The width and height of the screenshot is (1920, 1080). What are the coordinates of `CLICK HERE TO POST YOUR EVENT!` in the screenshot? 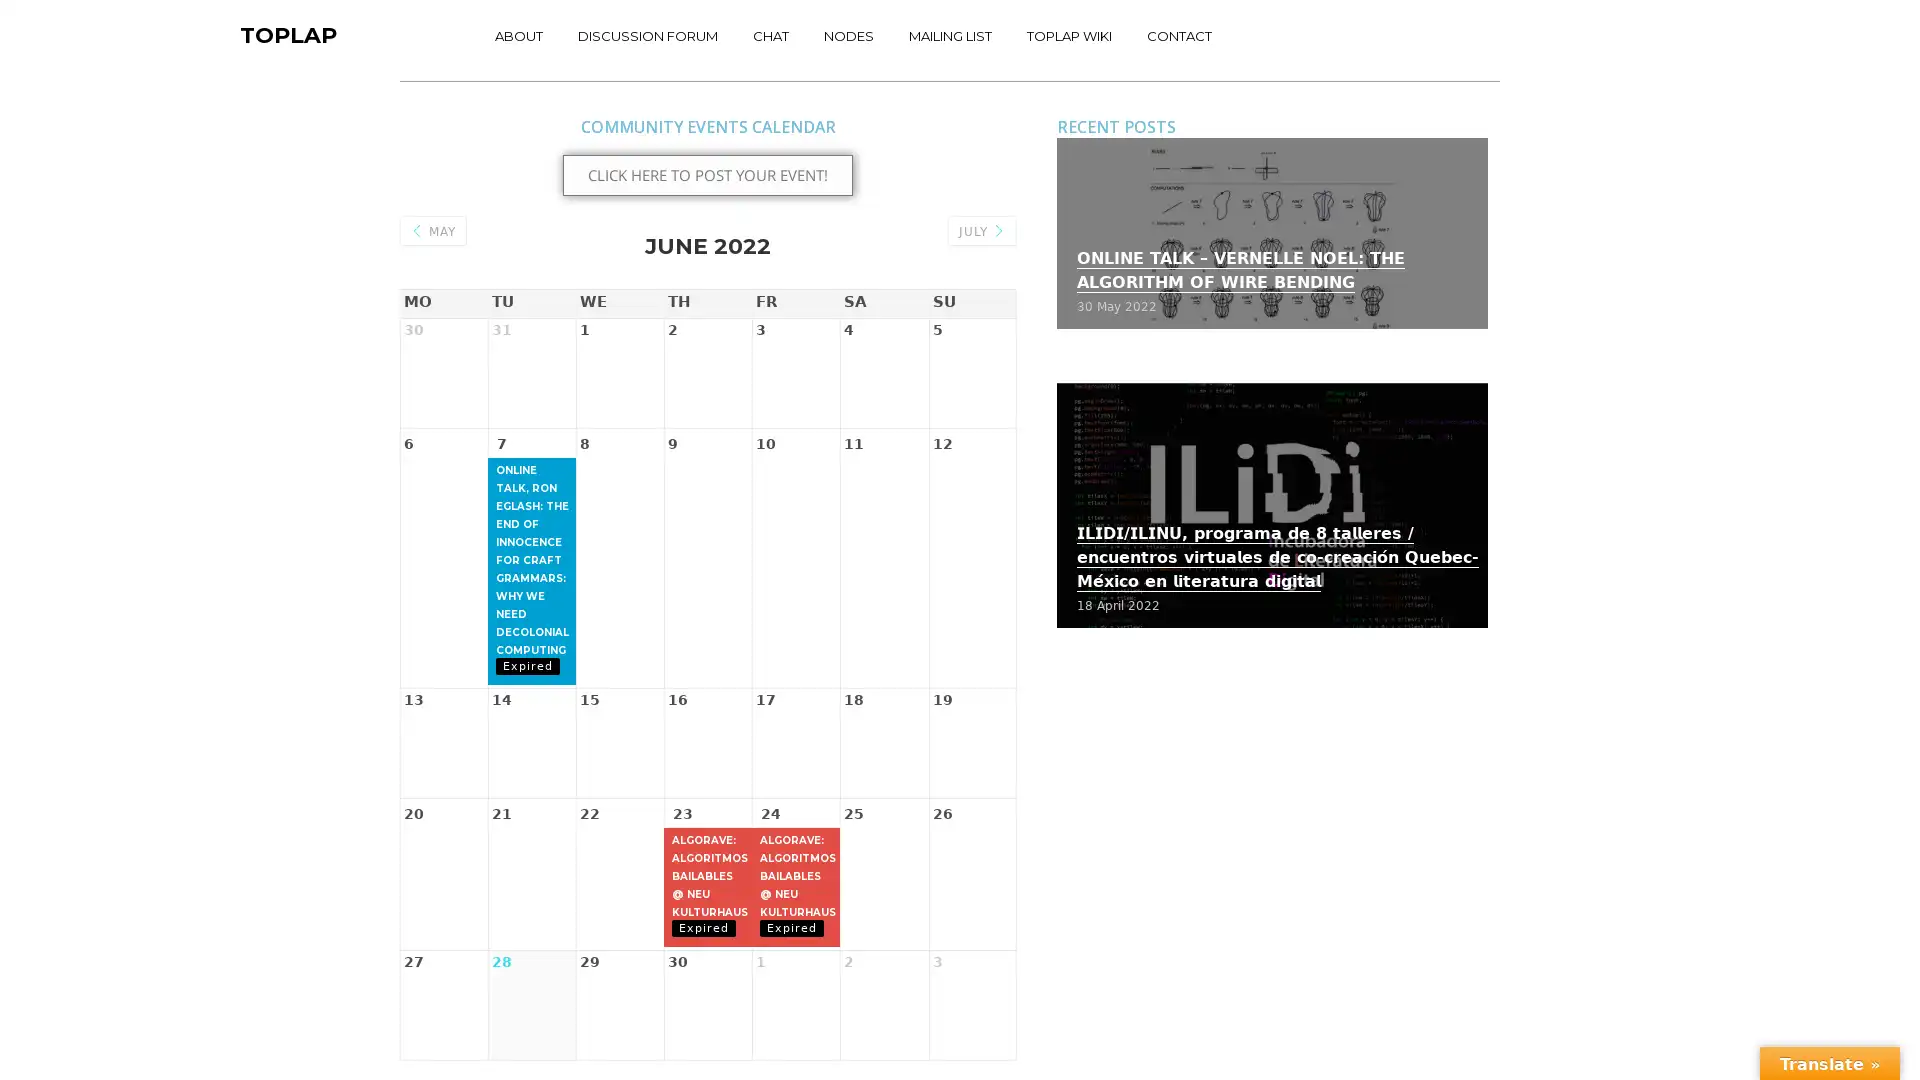 It's located at (708, 174).